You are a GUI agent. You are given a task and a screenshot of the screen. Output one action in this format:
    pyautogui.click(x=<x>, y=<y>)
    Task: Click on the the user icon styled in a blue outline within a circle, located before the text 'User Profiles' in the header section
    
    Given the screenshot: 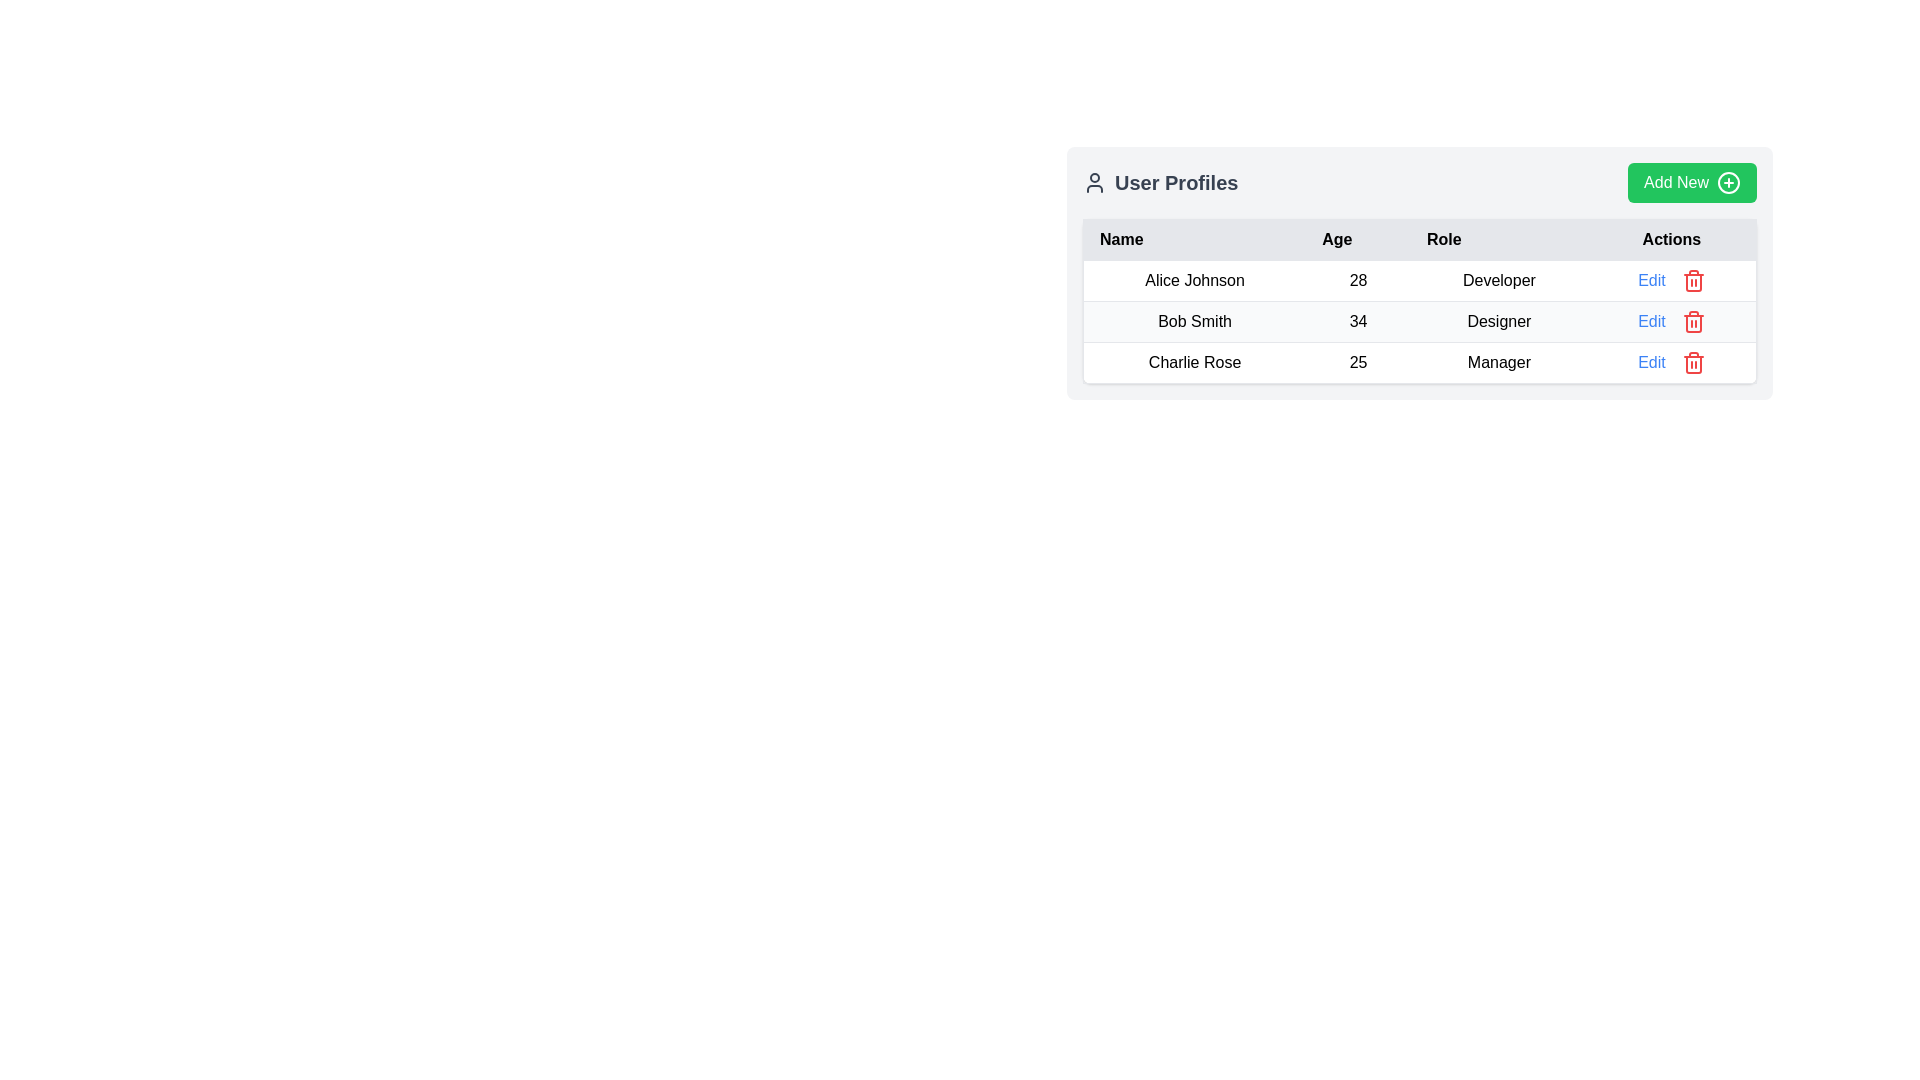 What is the action you would take?
    pyautogui.click(x=1093, y=182)
    